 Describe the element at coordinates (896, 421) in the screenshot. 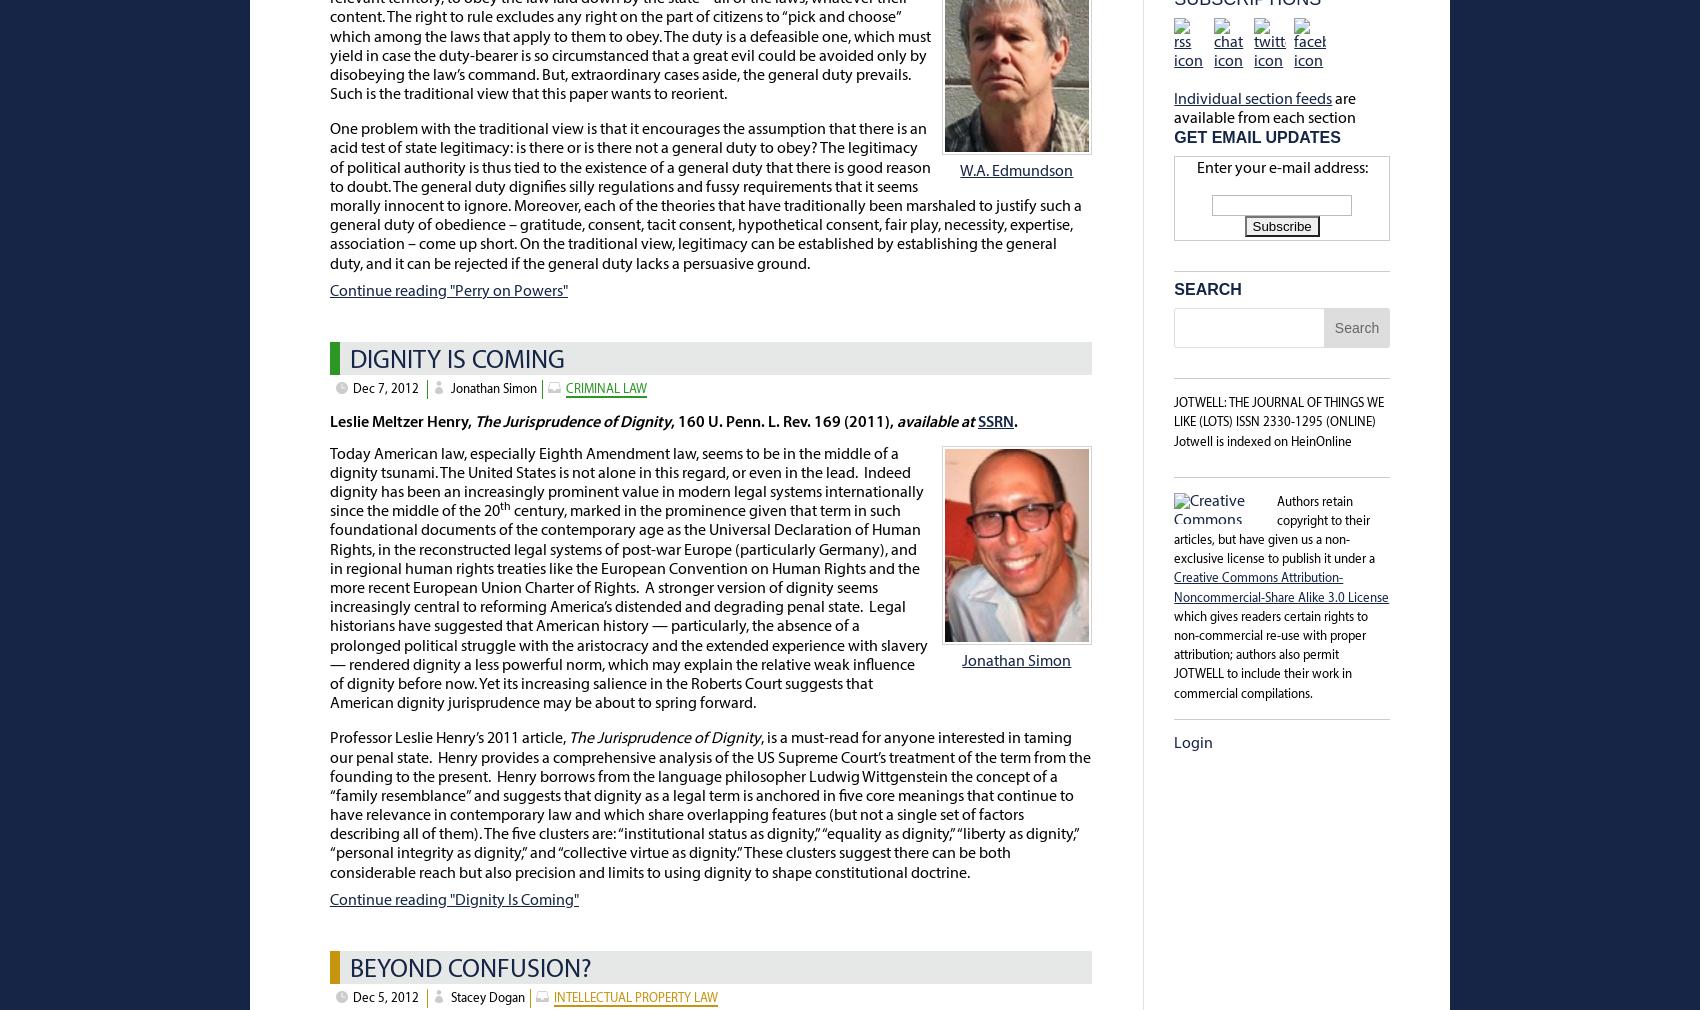

I see `'available at'` at that location.